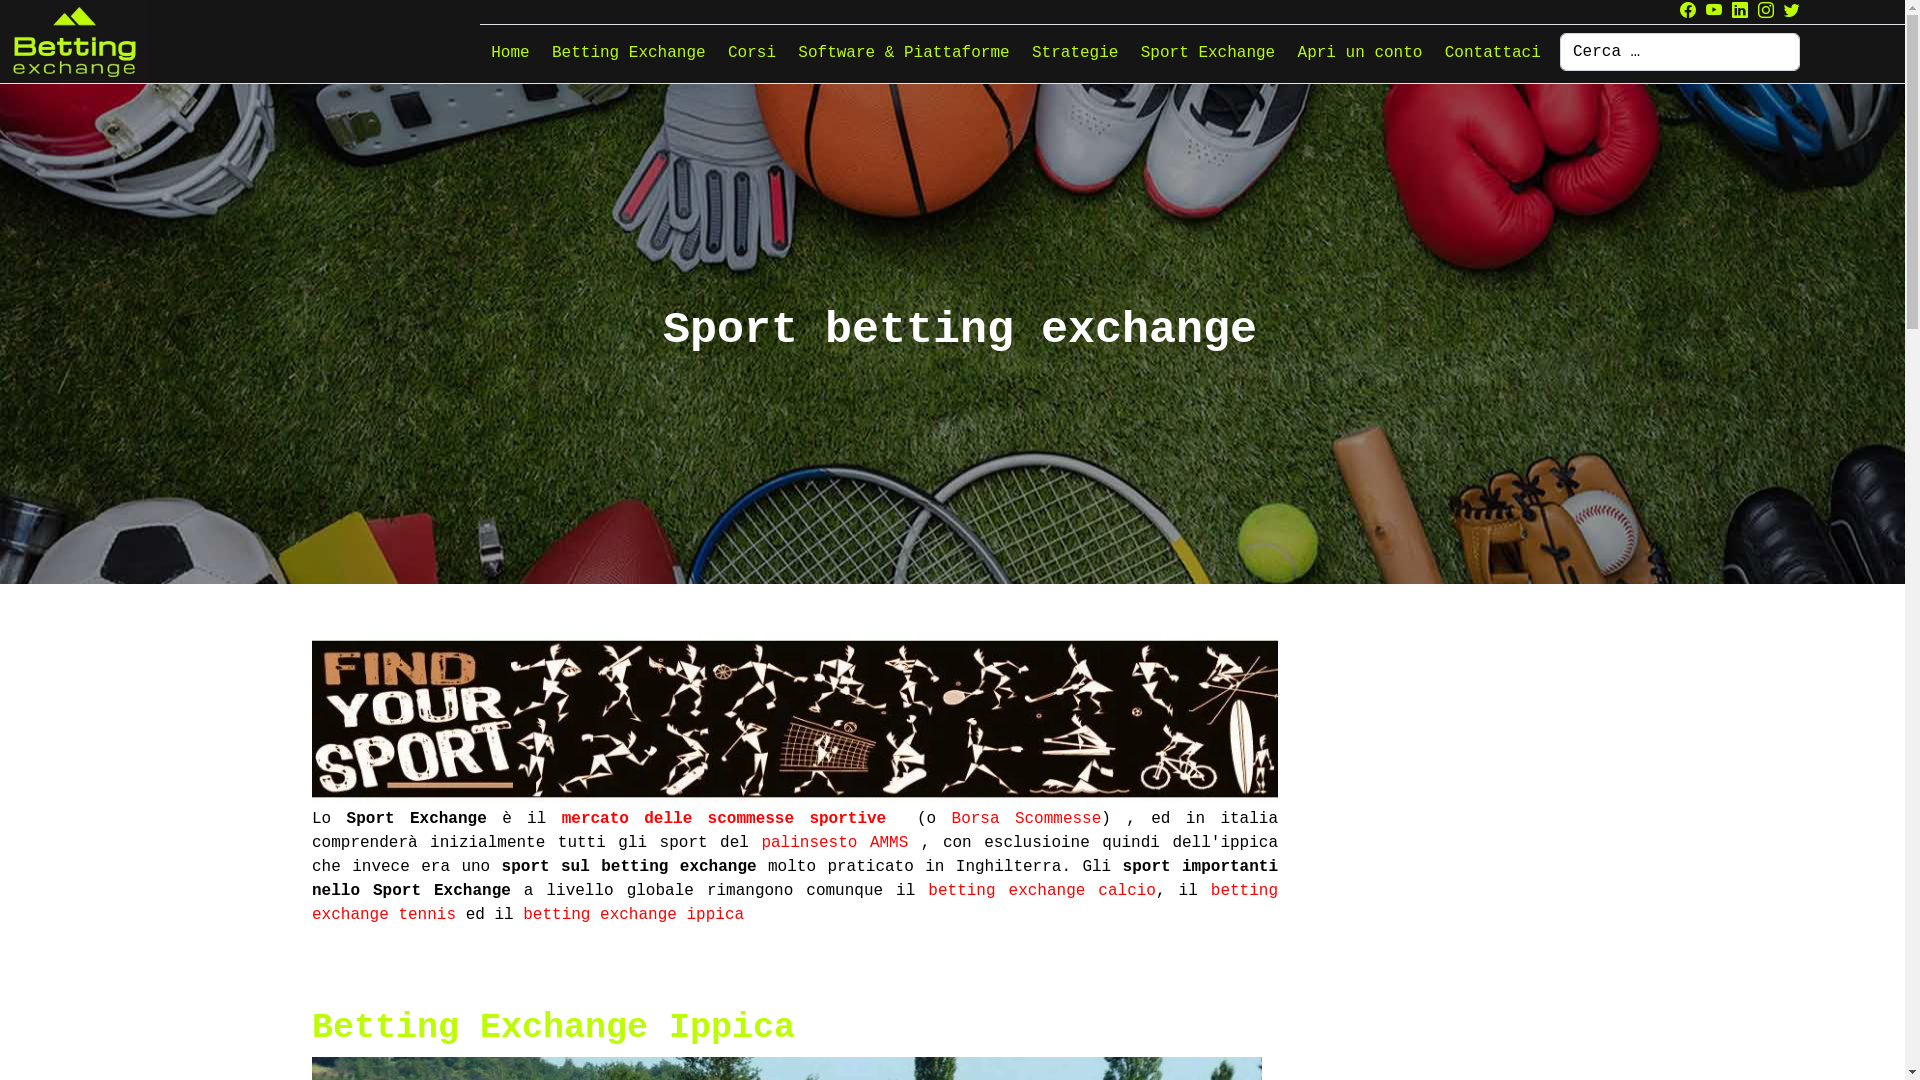  Describe the element at coordinates (1738, 11) in the screenshot. I see `'Linkedin'` at that location.